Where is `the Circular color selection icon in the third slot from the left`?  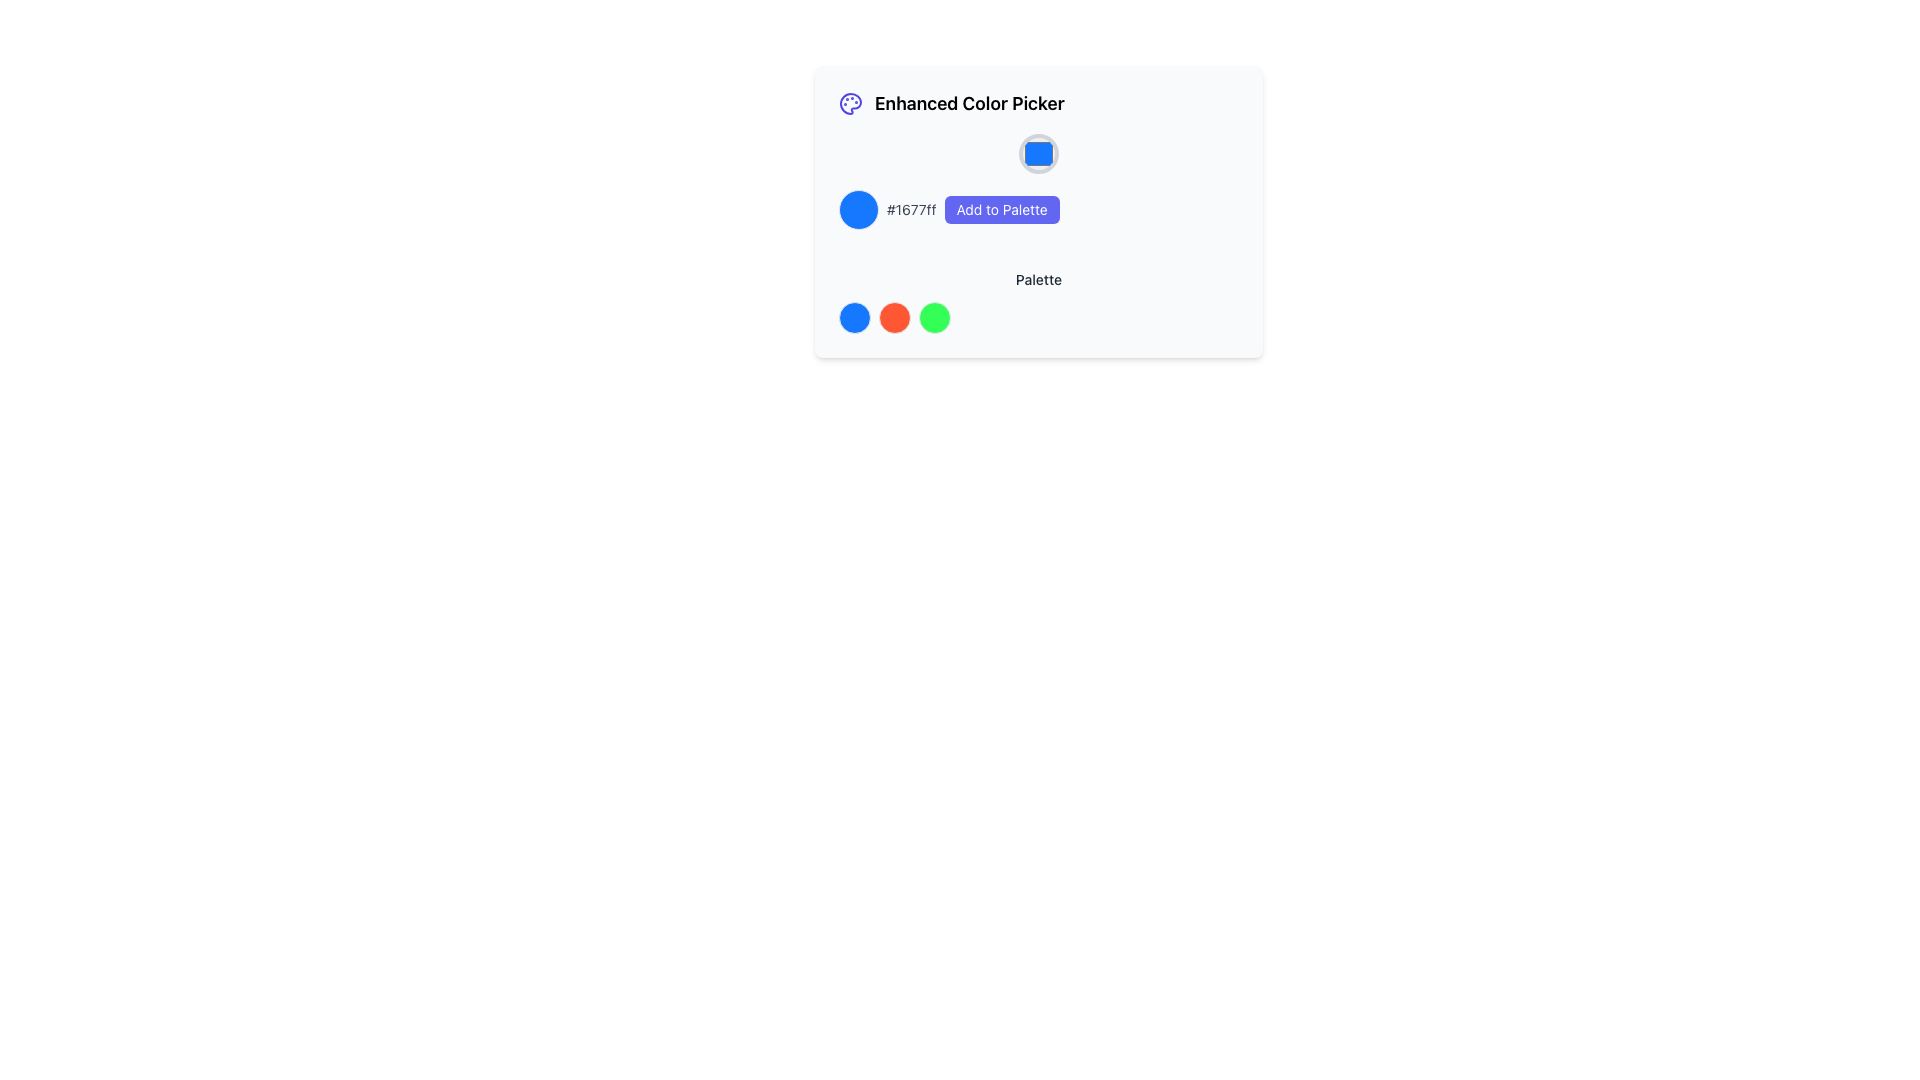
the Circular color selection icon in the third slot from the left is located at coordinates (934, 316).